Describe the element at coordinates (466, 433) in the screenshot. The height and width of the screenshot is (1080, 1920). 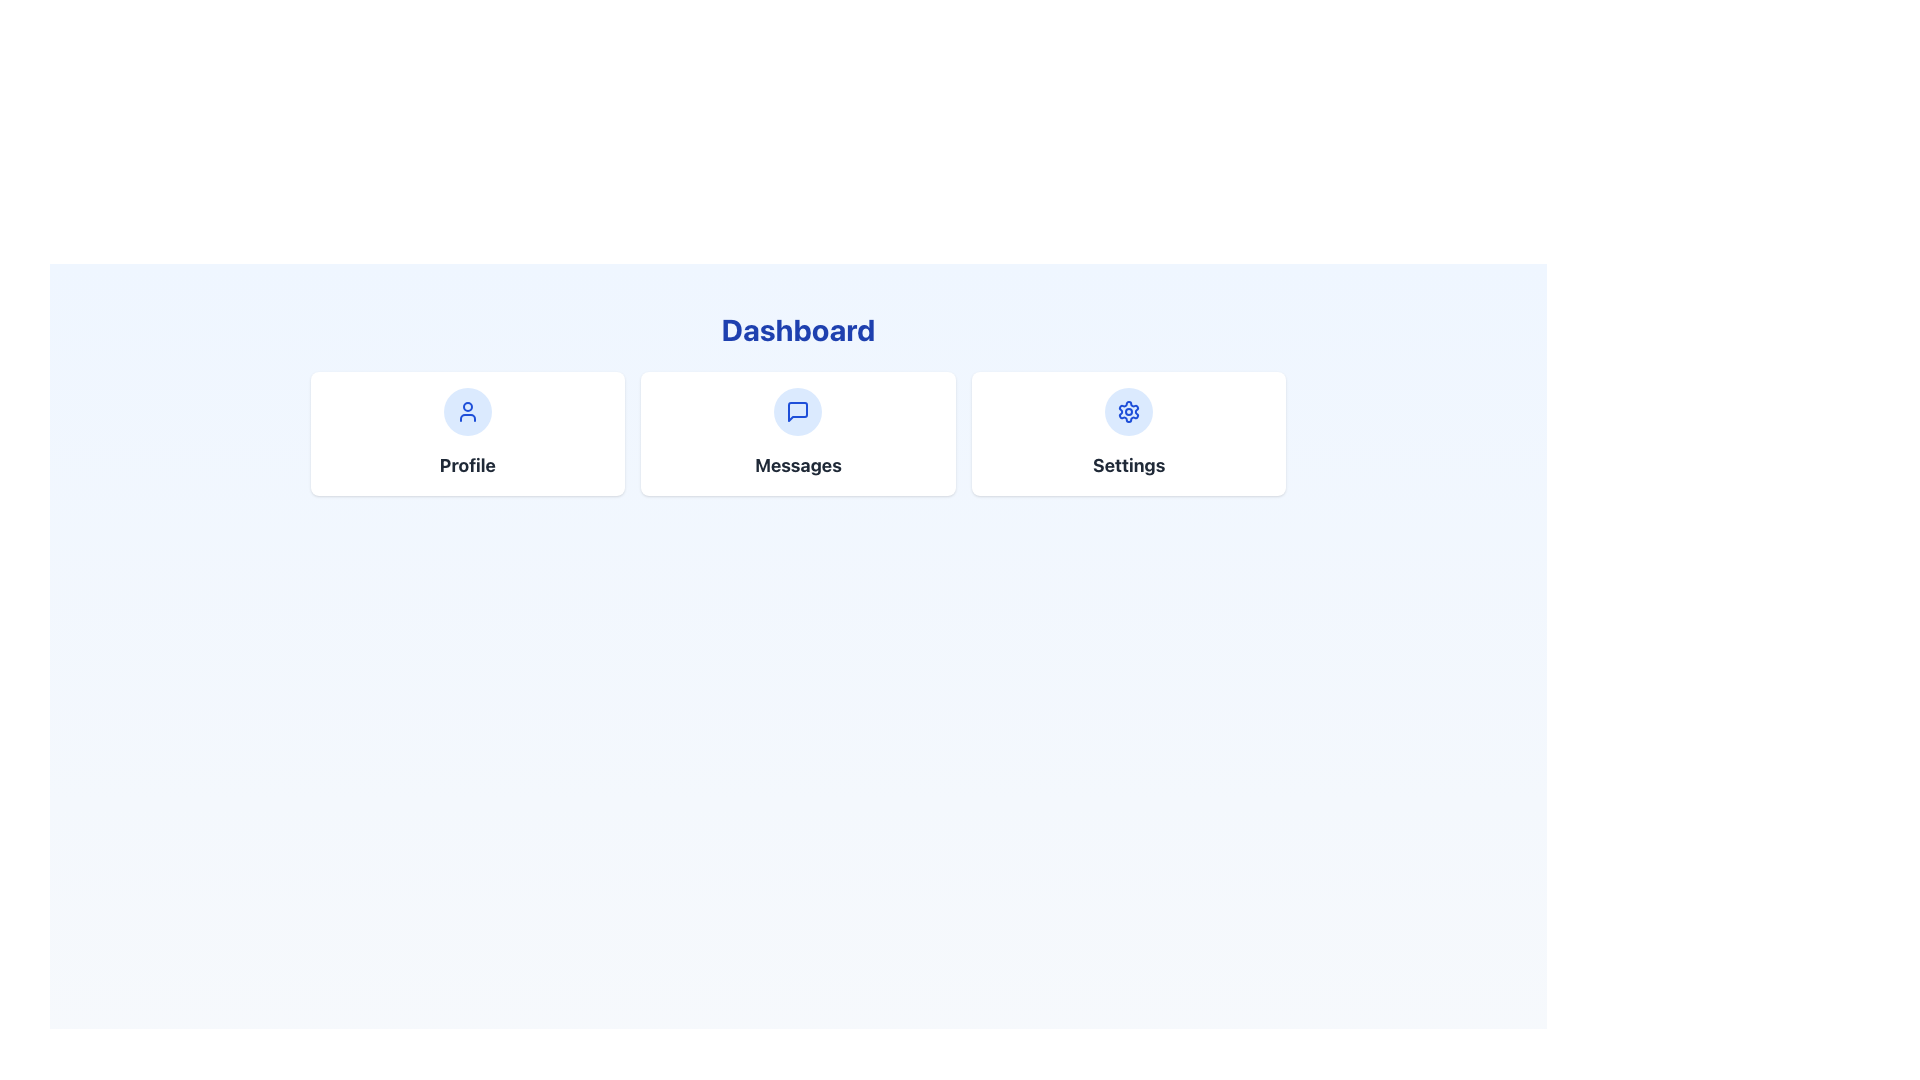
I see `the Navigational Card located in the top-left of the three-card layout` at that location.